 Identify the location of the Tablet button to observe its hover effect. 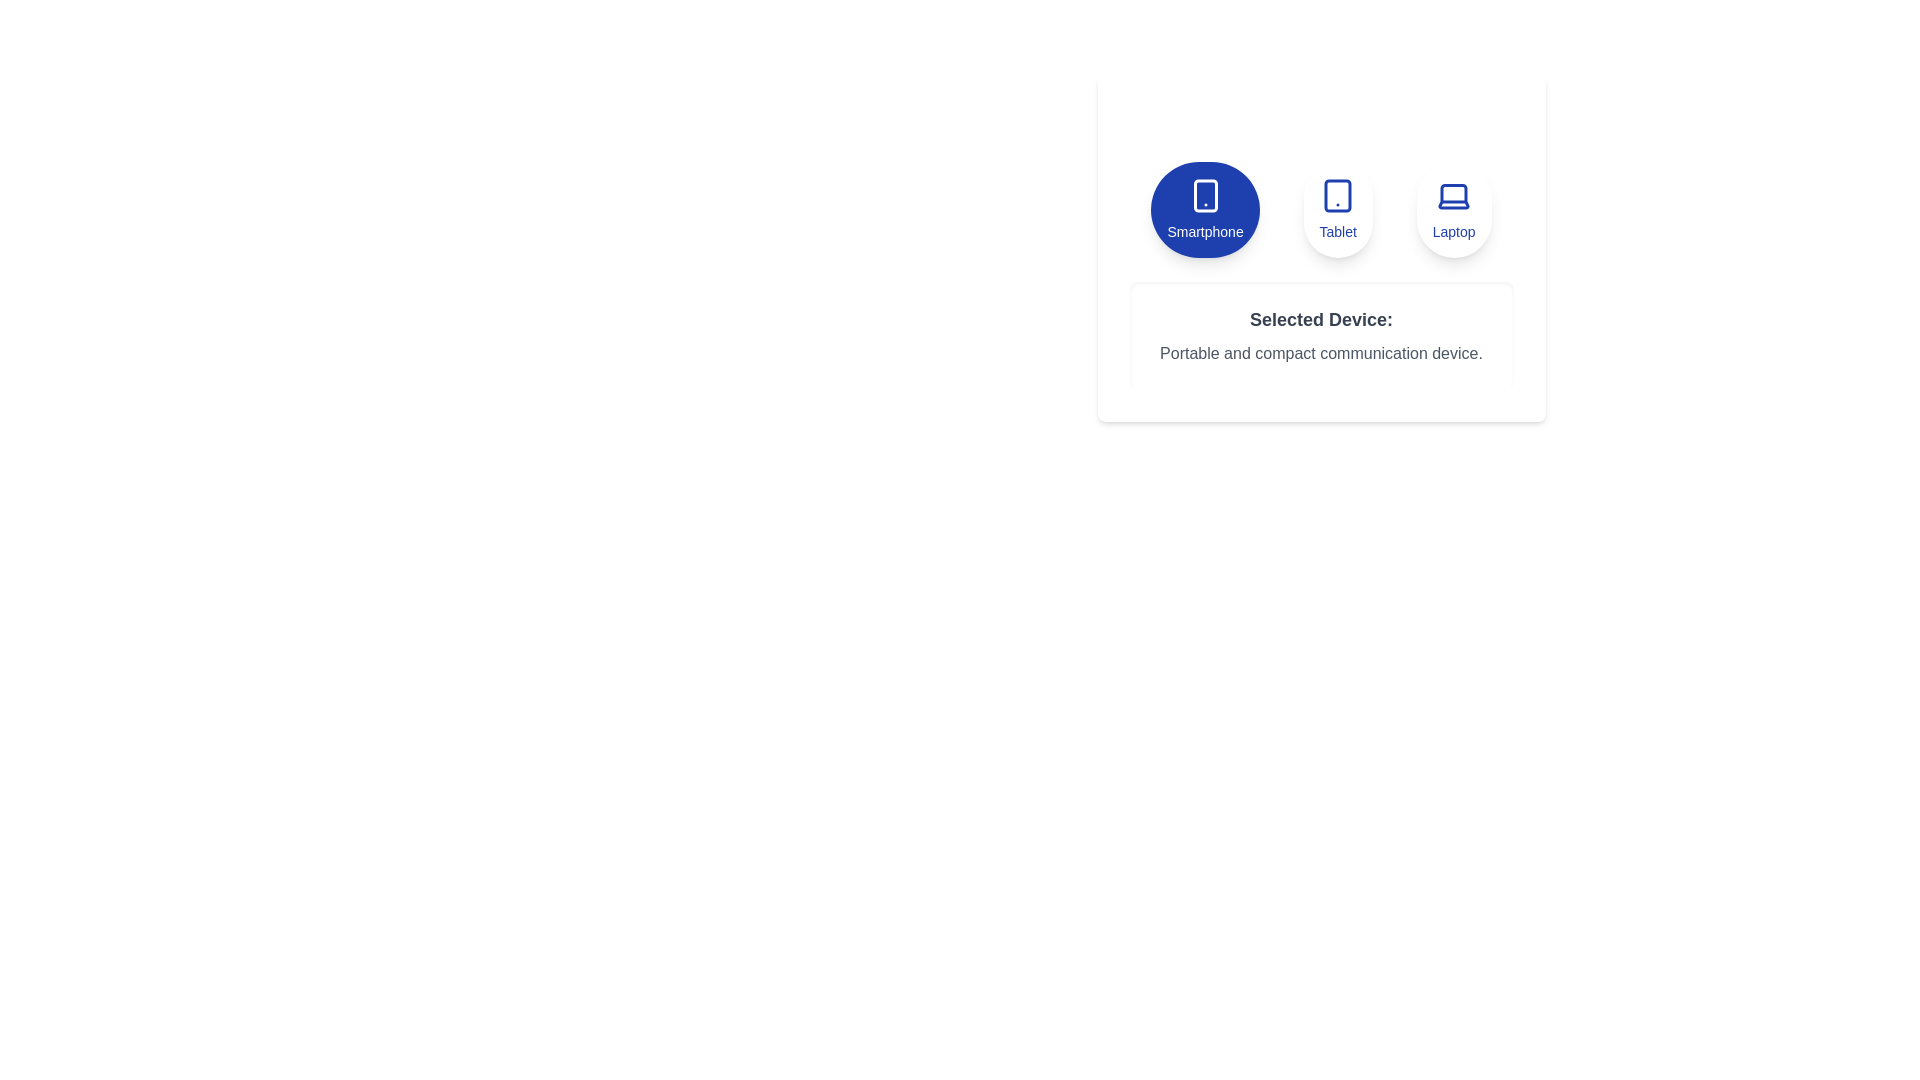
(1338, 209).